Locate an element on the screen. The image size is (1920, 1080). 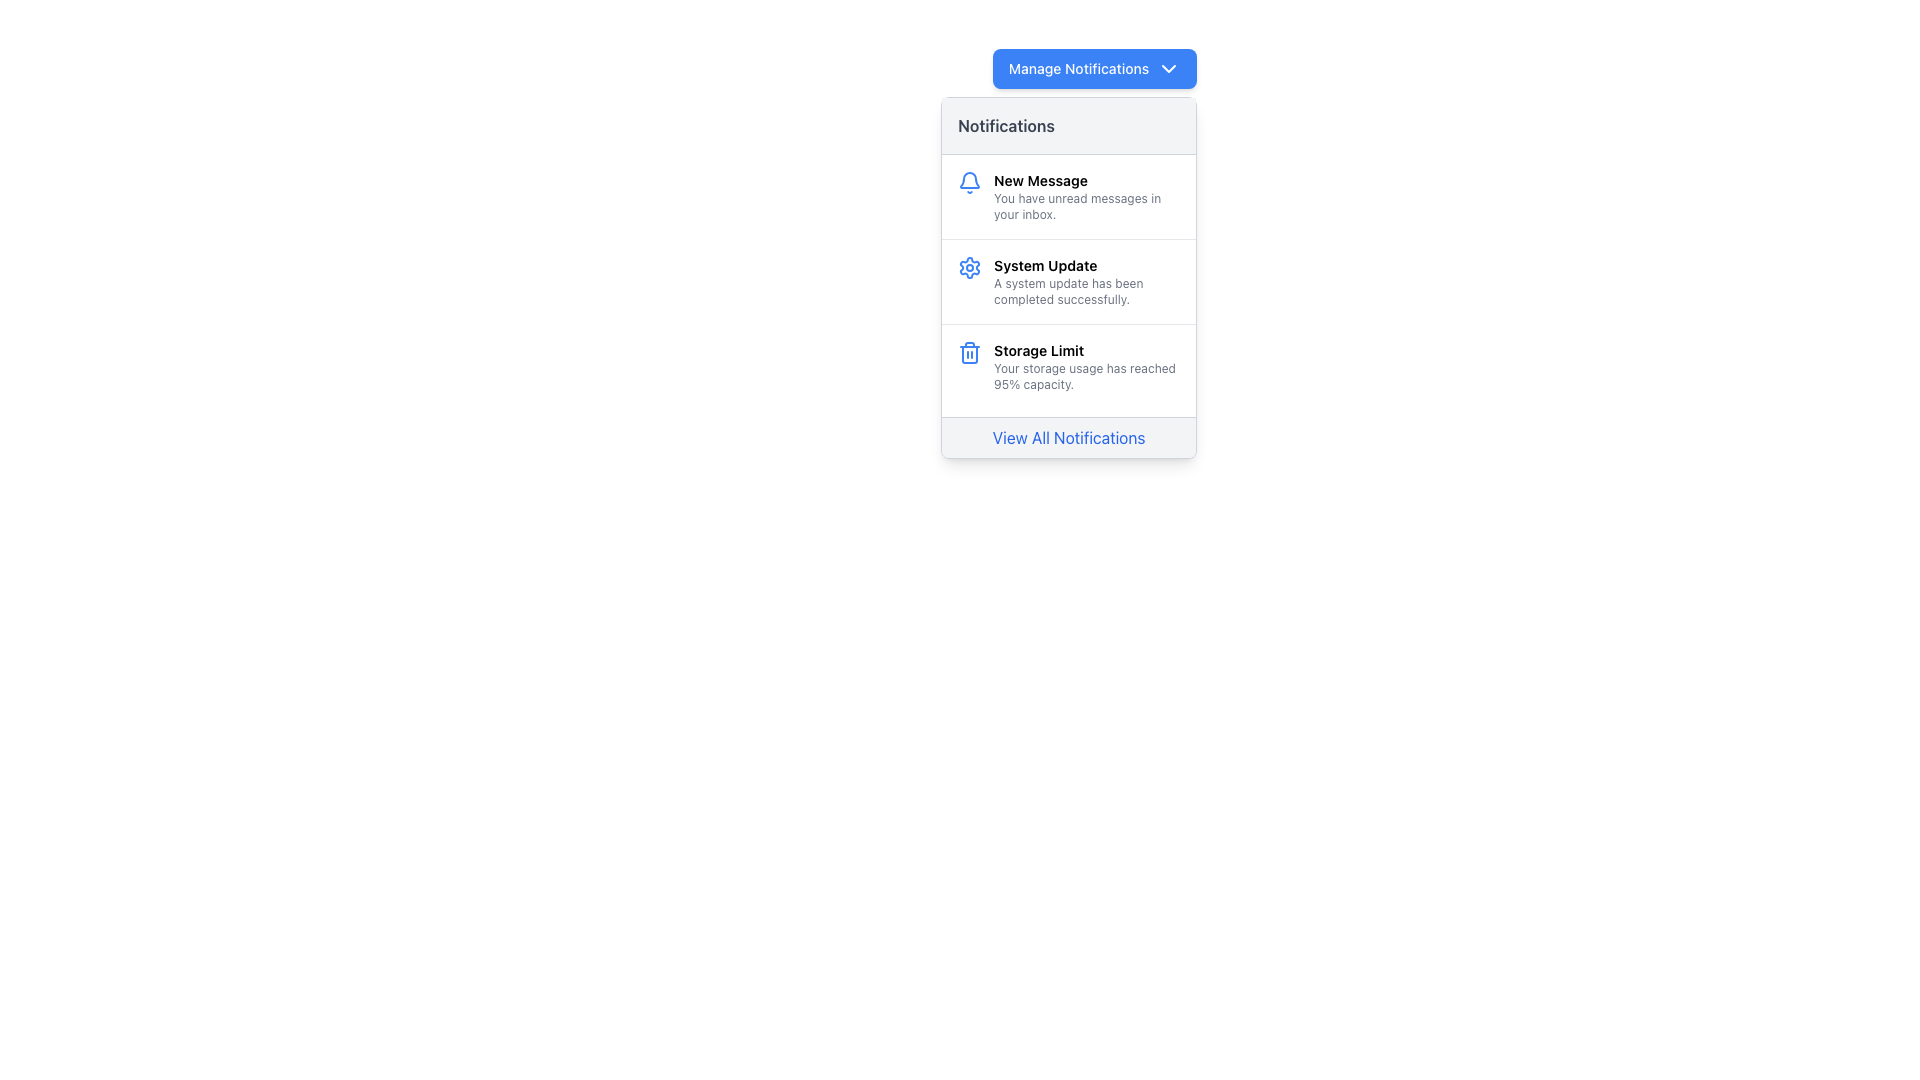
the Notification card displaying the title 'Storage Limit' with a message about storage usage, located in the dropdown panel is located at coordinates (1068, 366).